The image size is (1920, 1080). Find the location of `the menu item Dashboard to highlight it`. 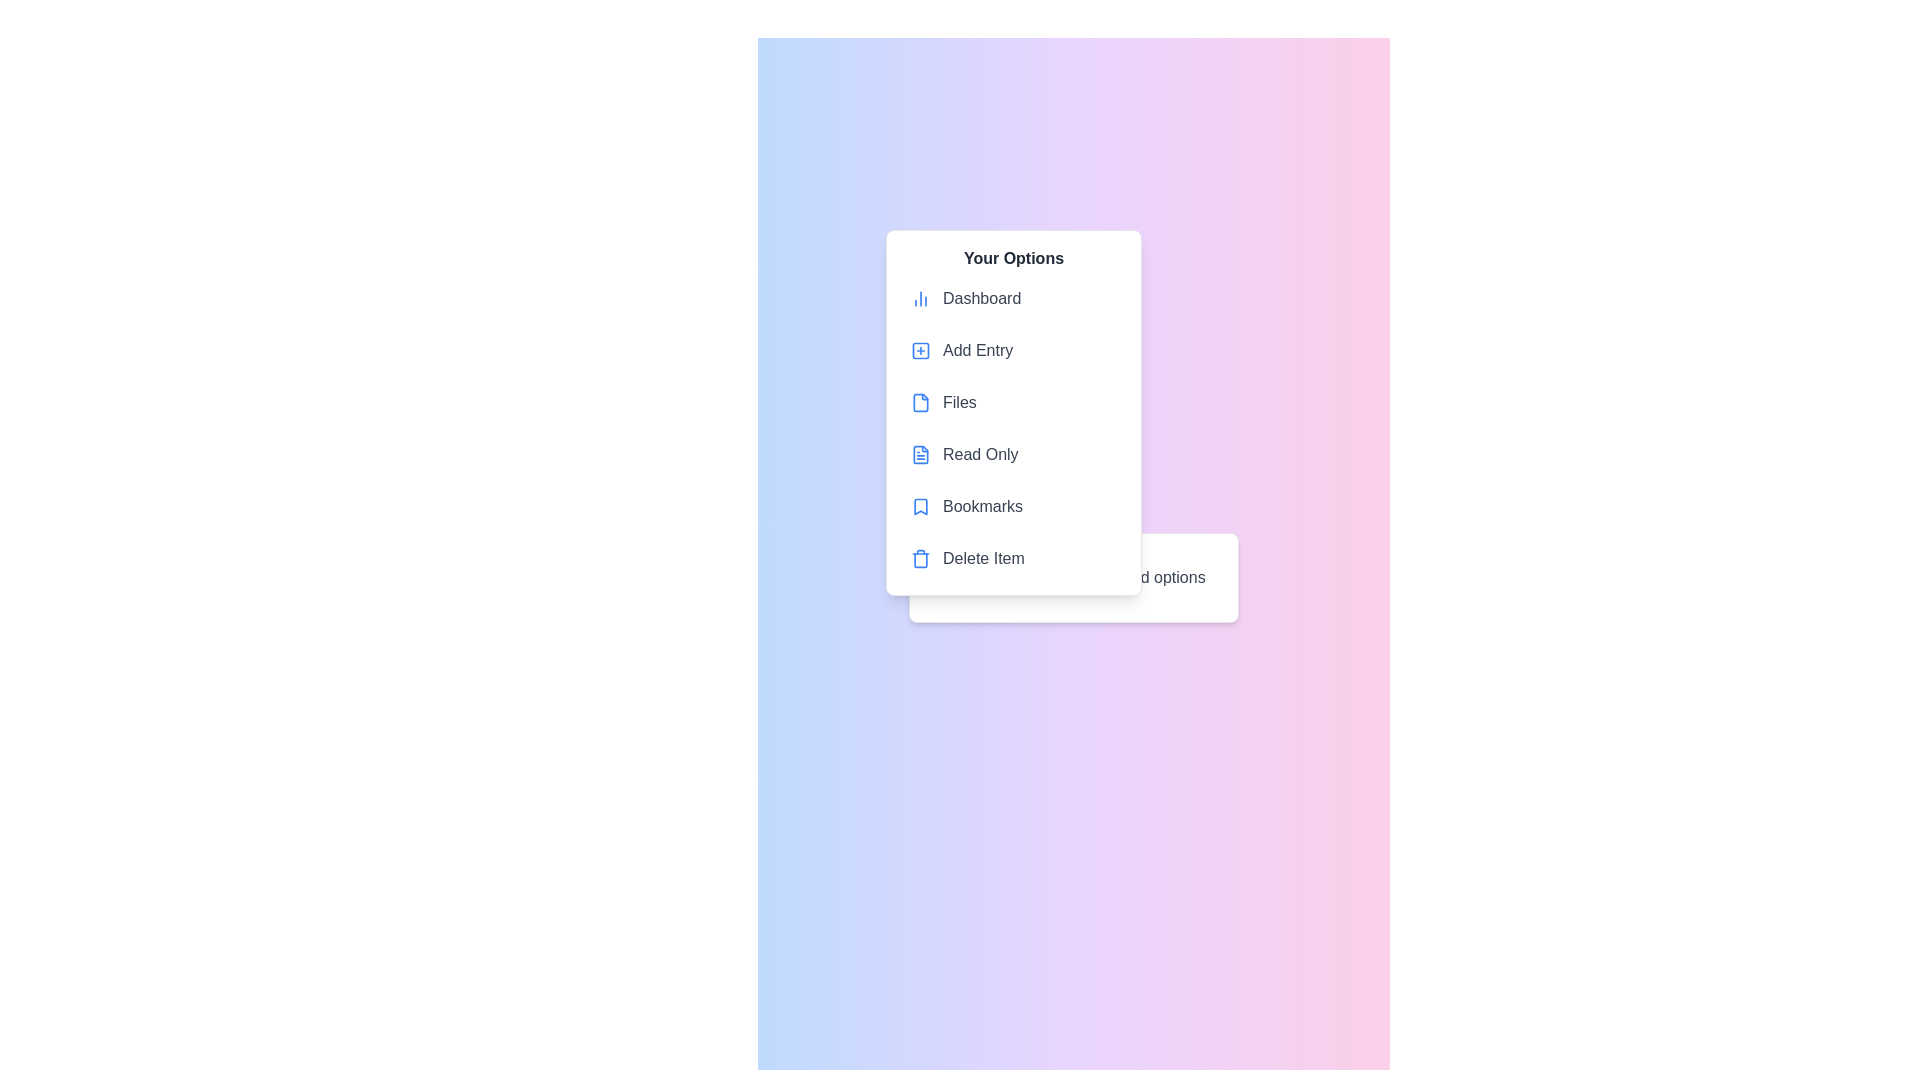

the menu item Dashboard to highlight it is located at coordinates (1013, 299).